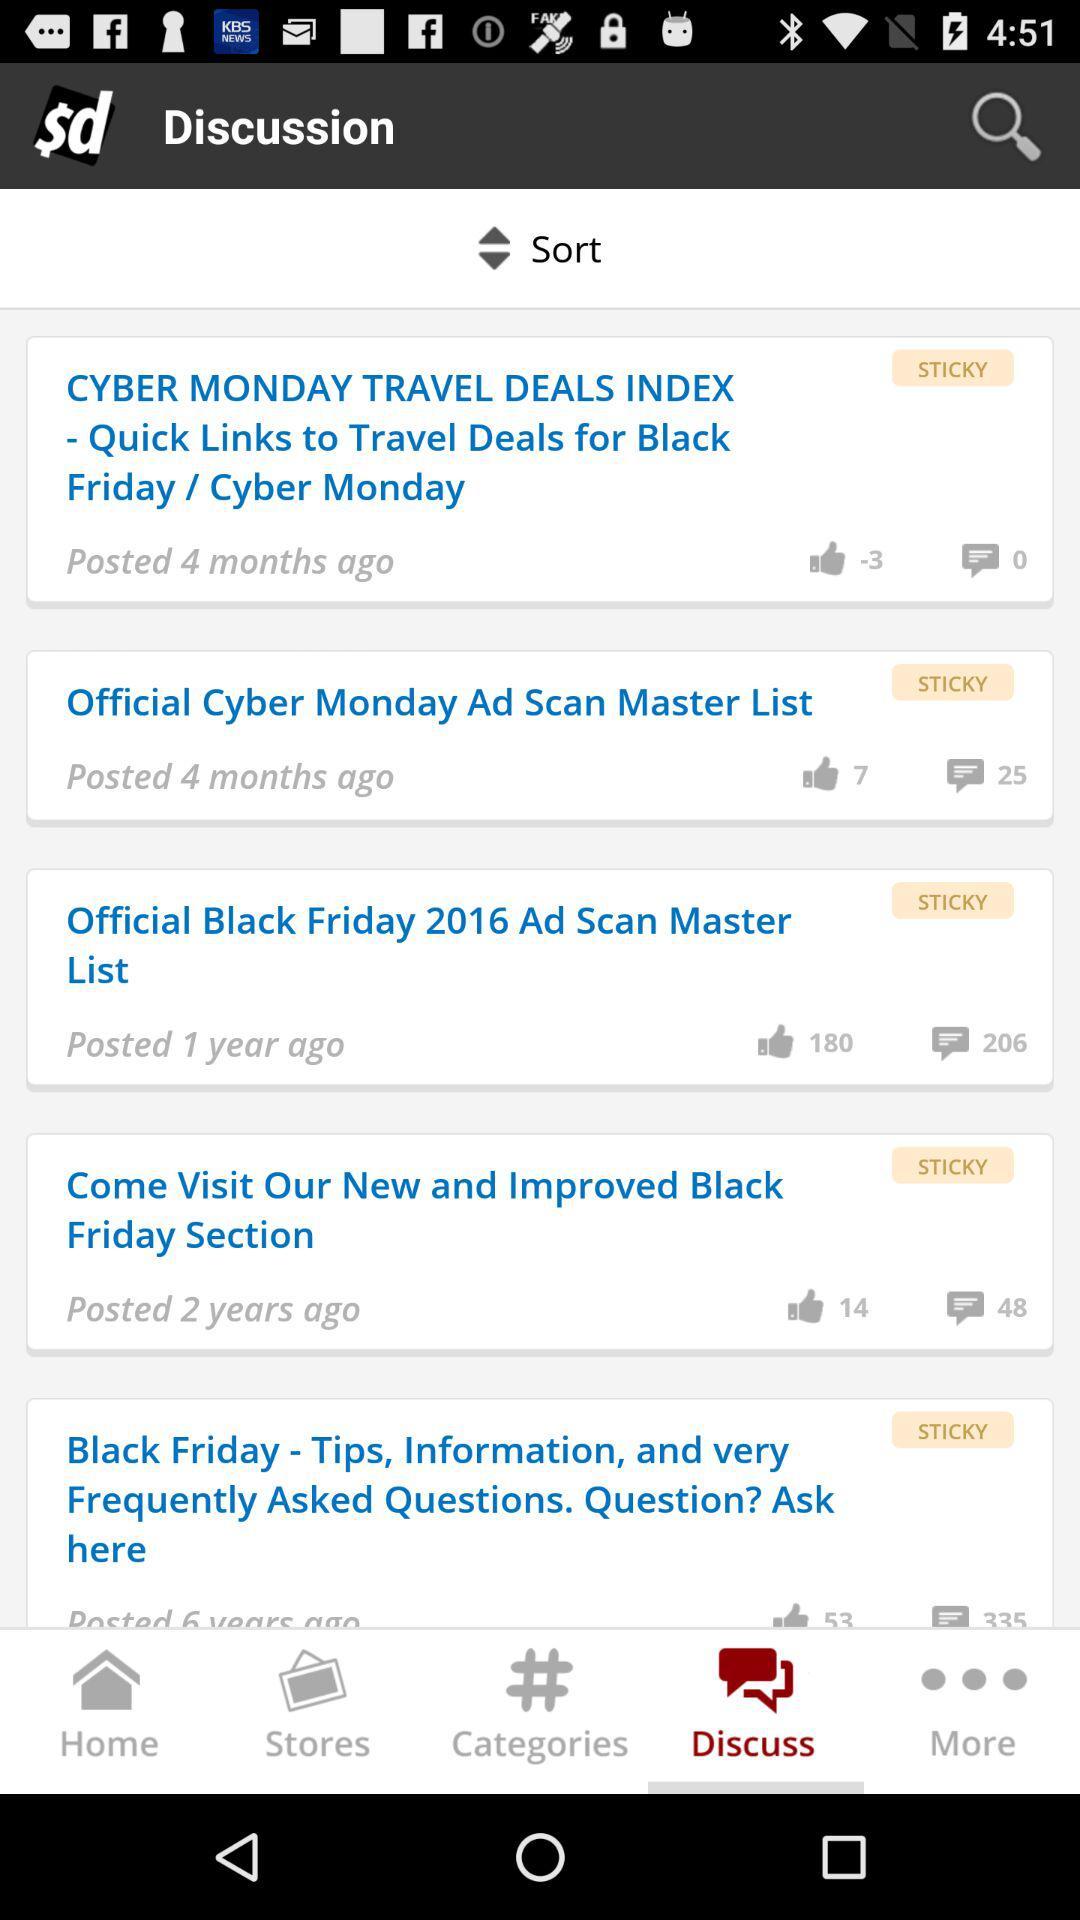  Describe the element at coordinates (970, 1714) in the screenshot. I see `further options` at that location.